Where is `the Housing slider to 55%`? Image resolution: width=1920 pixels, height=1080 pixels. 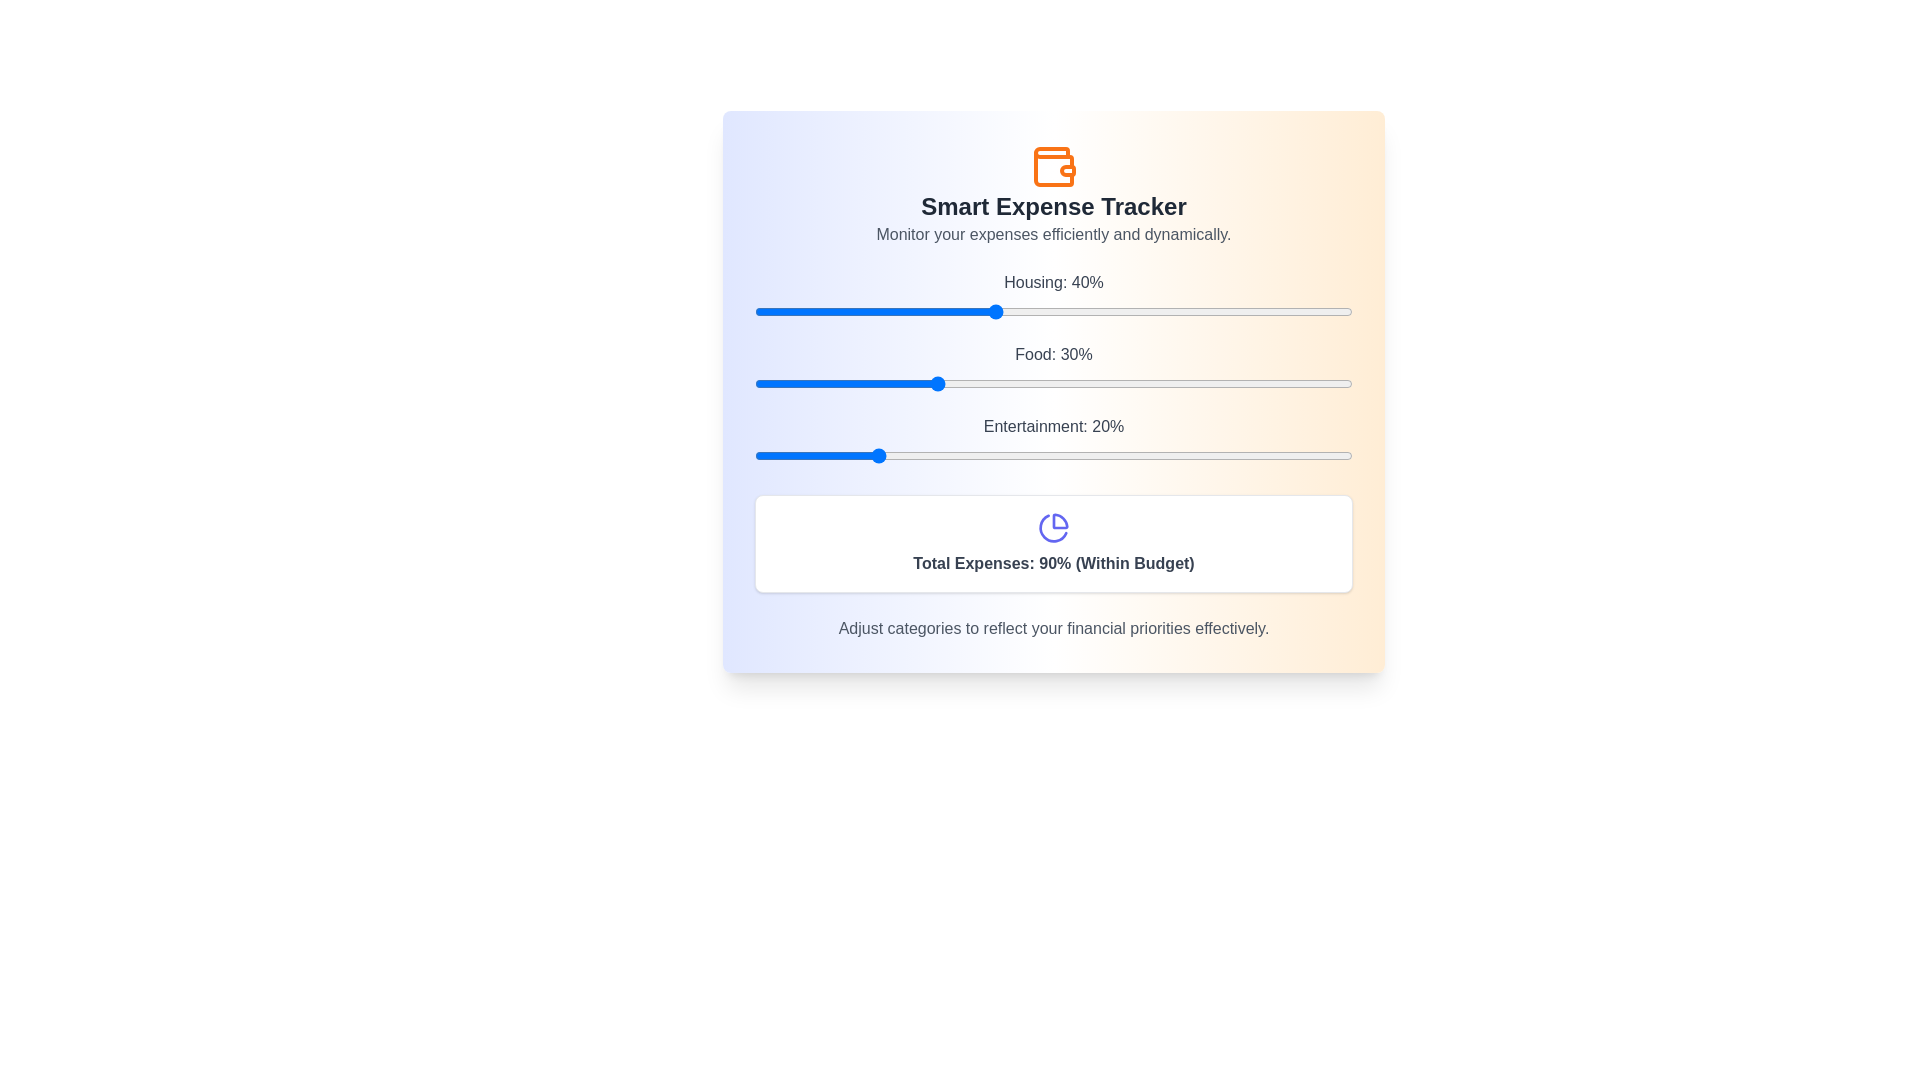 the Housing slider to 55% is located at coordinates (1082, 312).